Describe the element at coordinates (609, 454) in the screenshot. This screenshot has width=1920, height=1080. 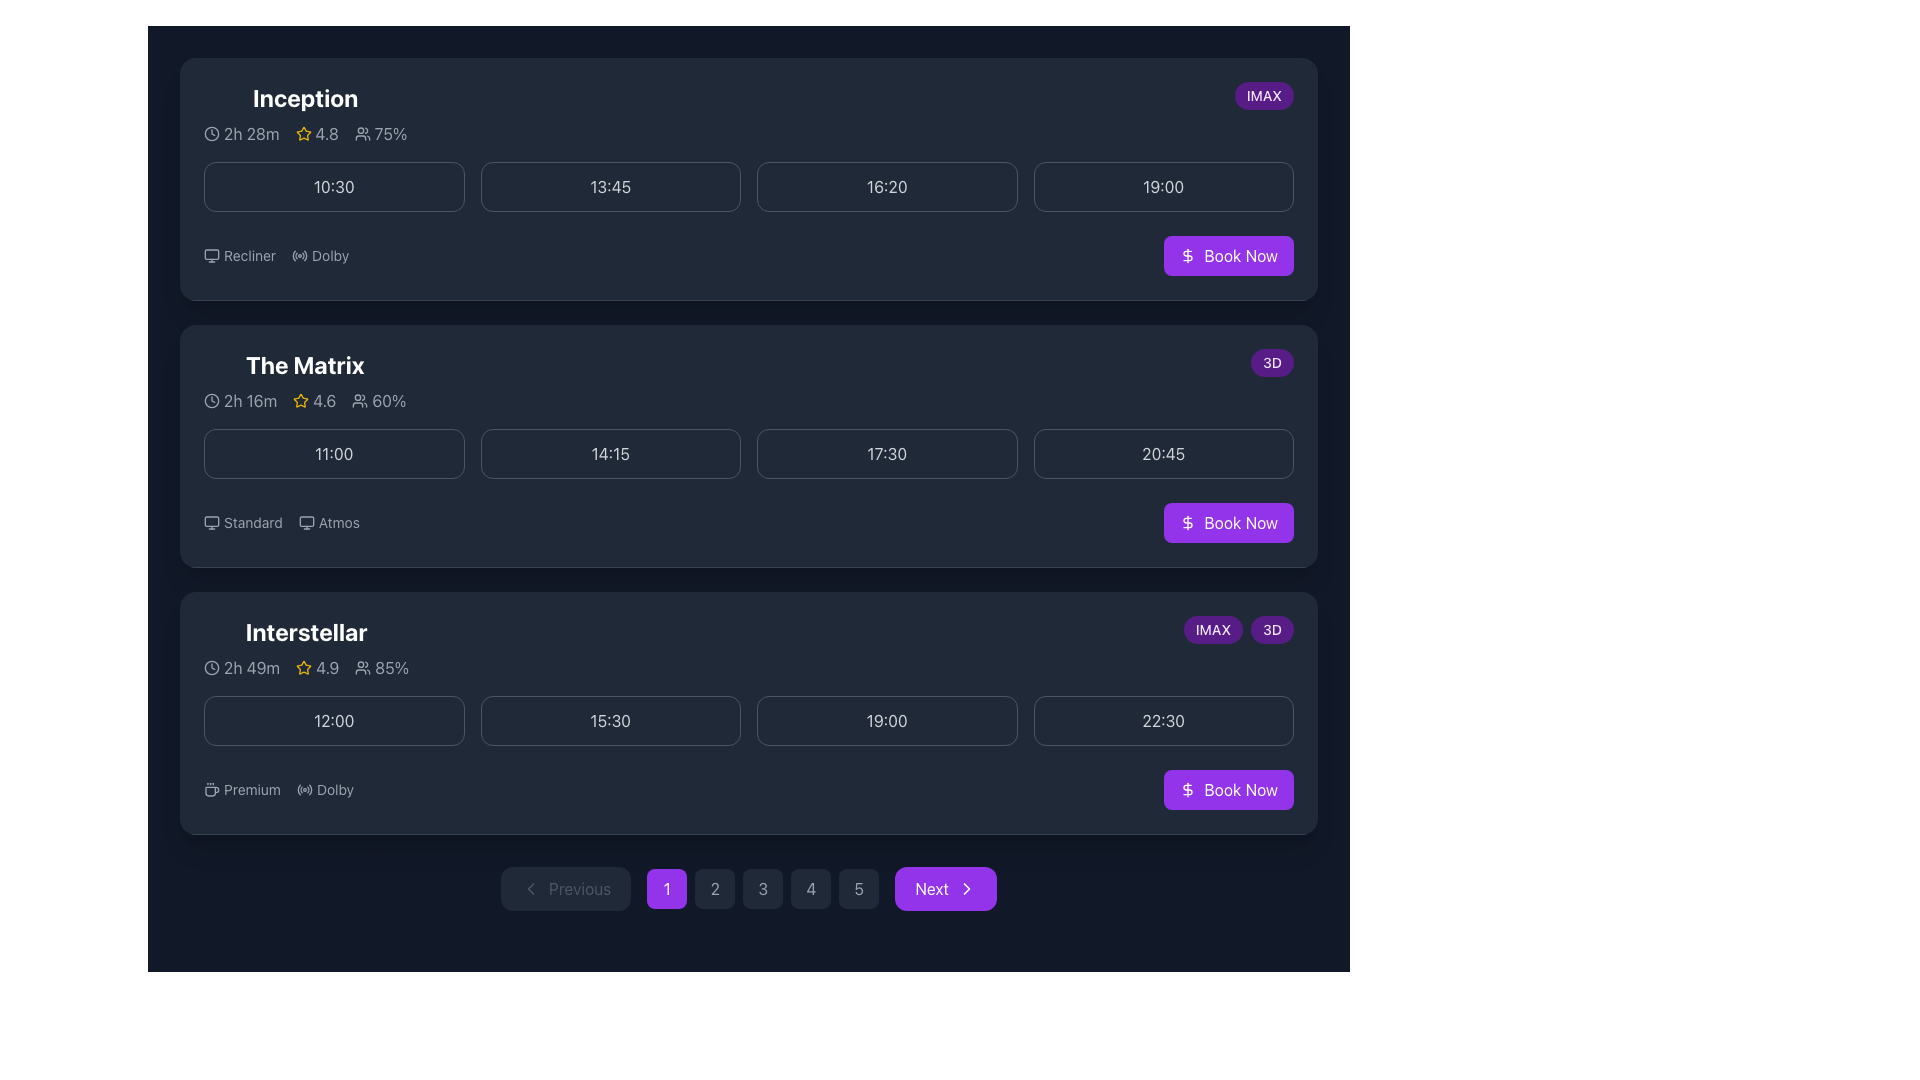
I see `the interactive button for selecting the 14:15 time slot for 'The Matrix' to trigger a border color change` at that location.